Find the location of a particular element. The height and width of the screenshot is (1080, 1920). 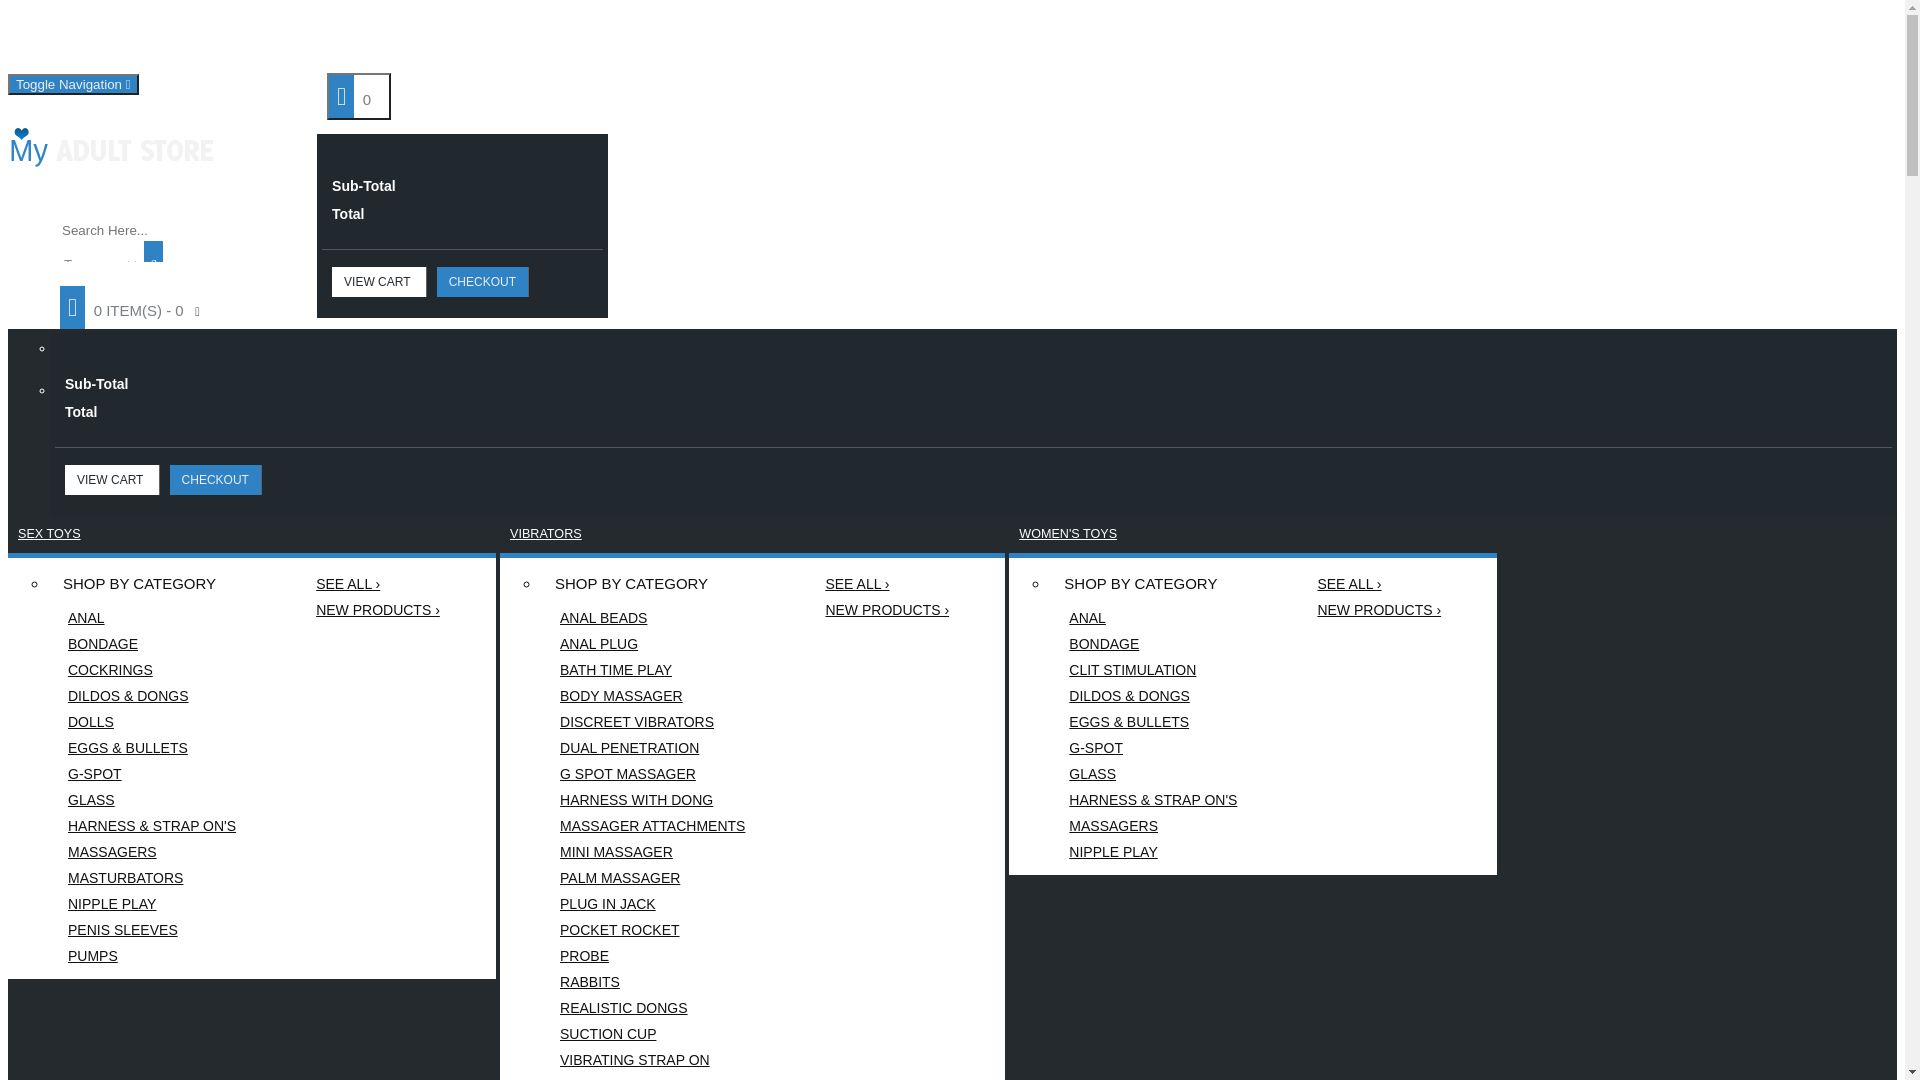

'Toggle Navigation' is located at coordinates (73, 83).